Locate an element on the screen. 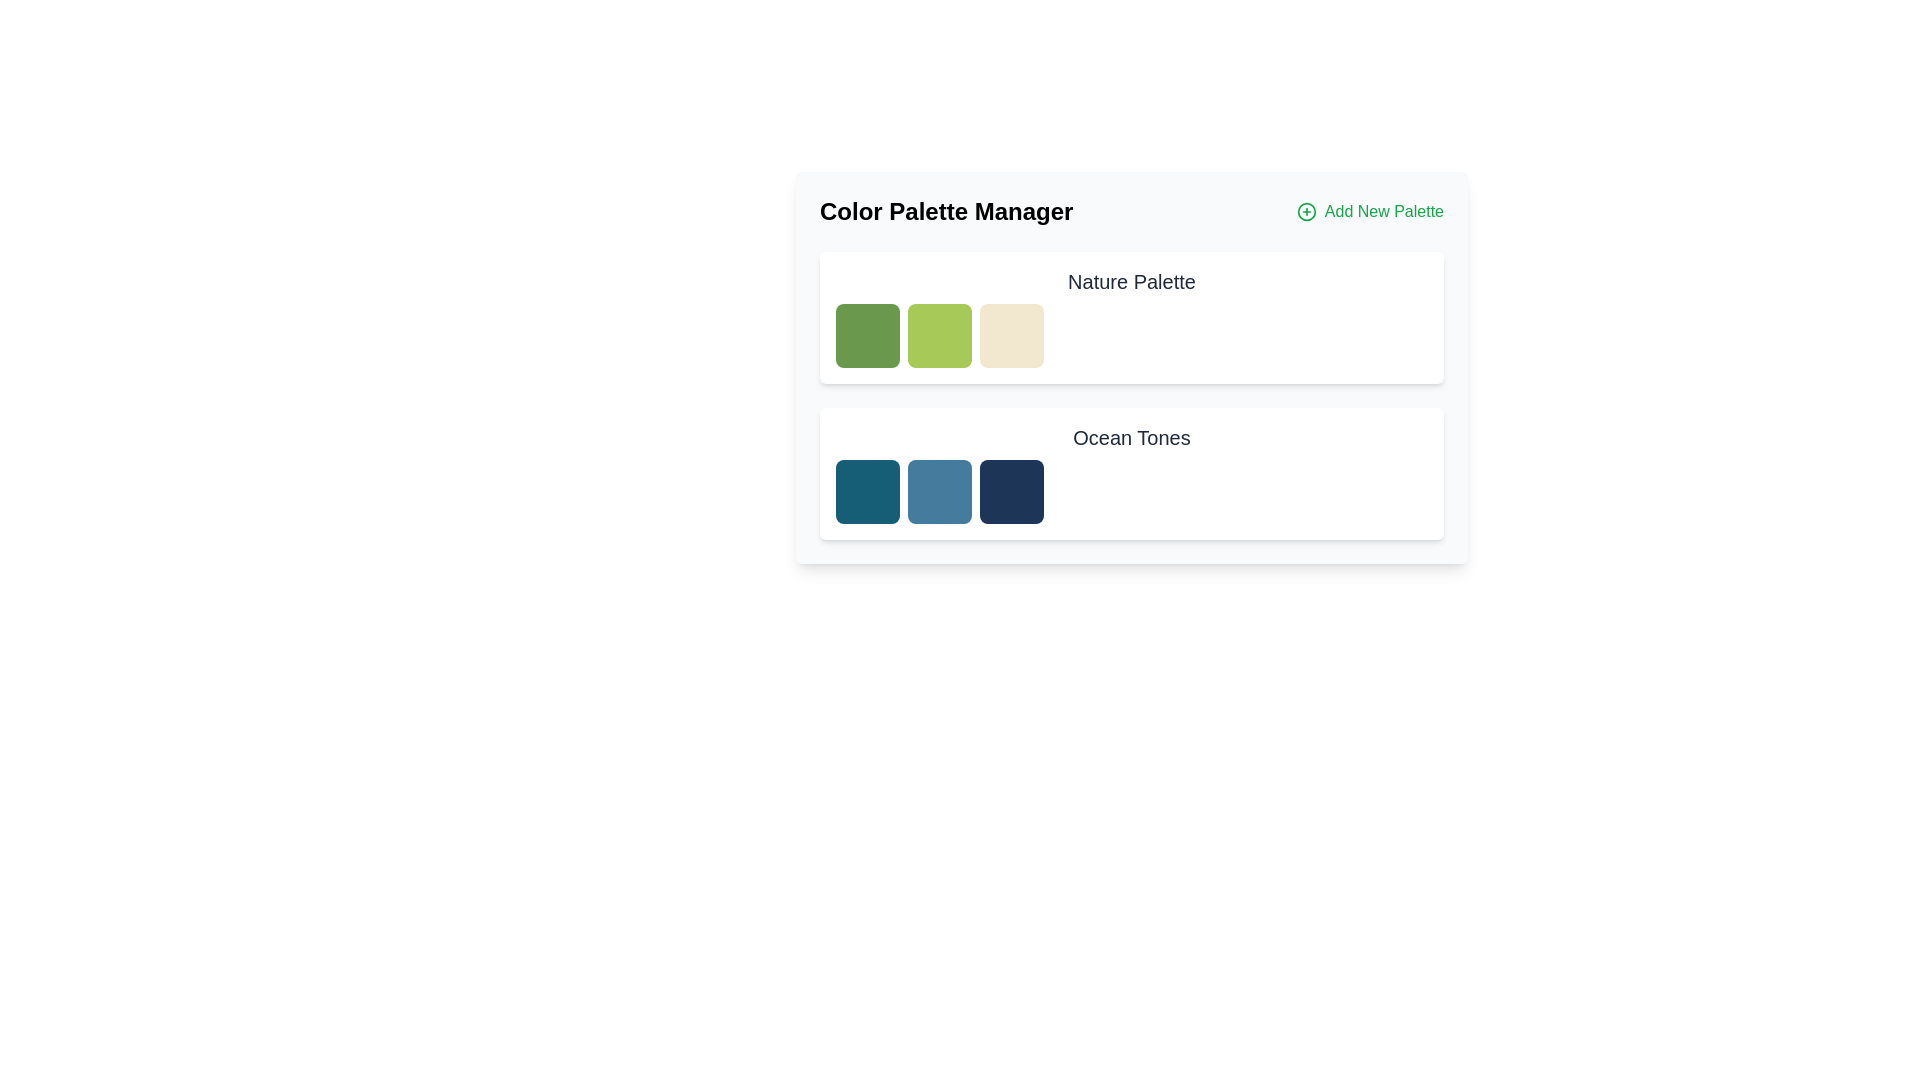 The image size is (1920, 1080). the 'Ocean Tones' color palette card located is located at coordinates (1132, 474).